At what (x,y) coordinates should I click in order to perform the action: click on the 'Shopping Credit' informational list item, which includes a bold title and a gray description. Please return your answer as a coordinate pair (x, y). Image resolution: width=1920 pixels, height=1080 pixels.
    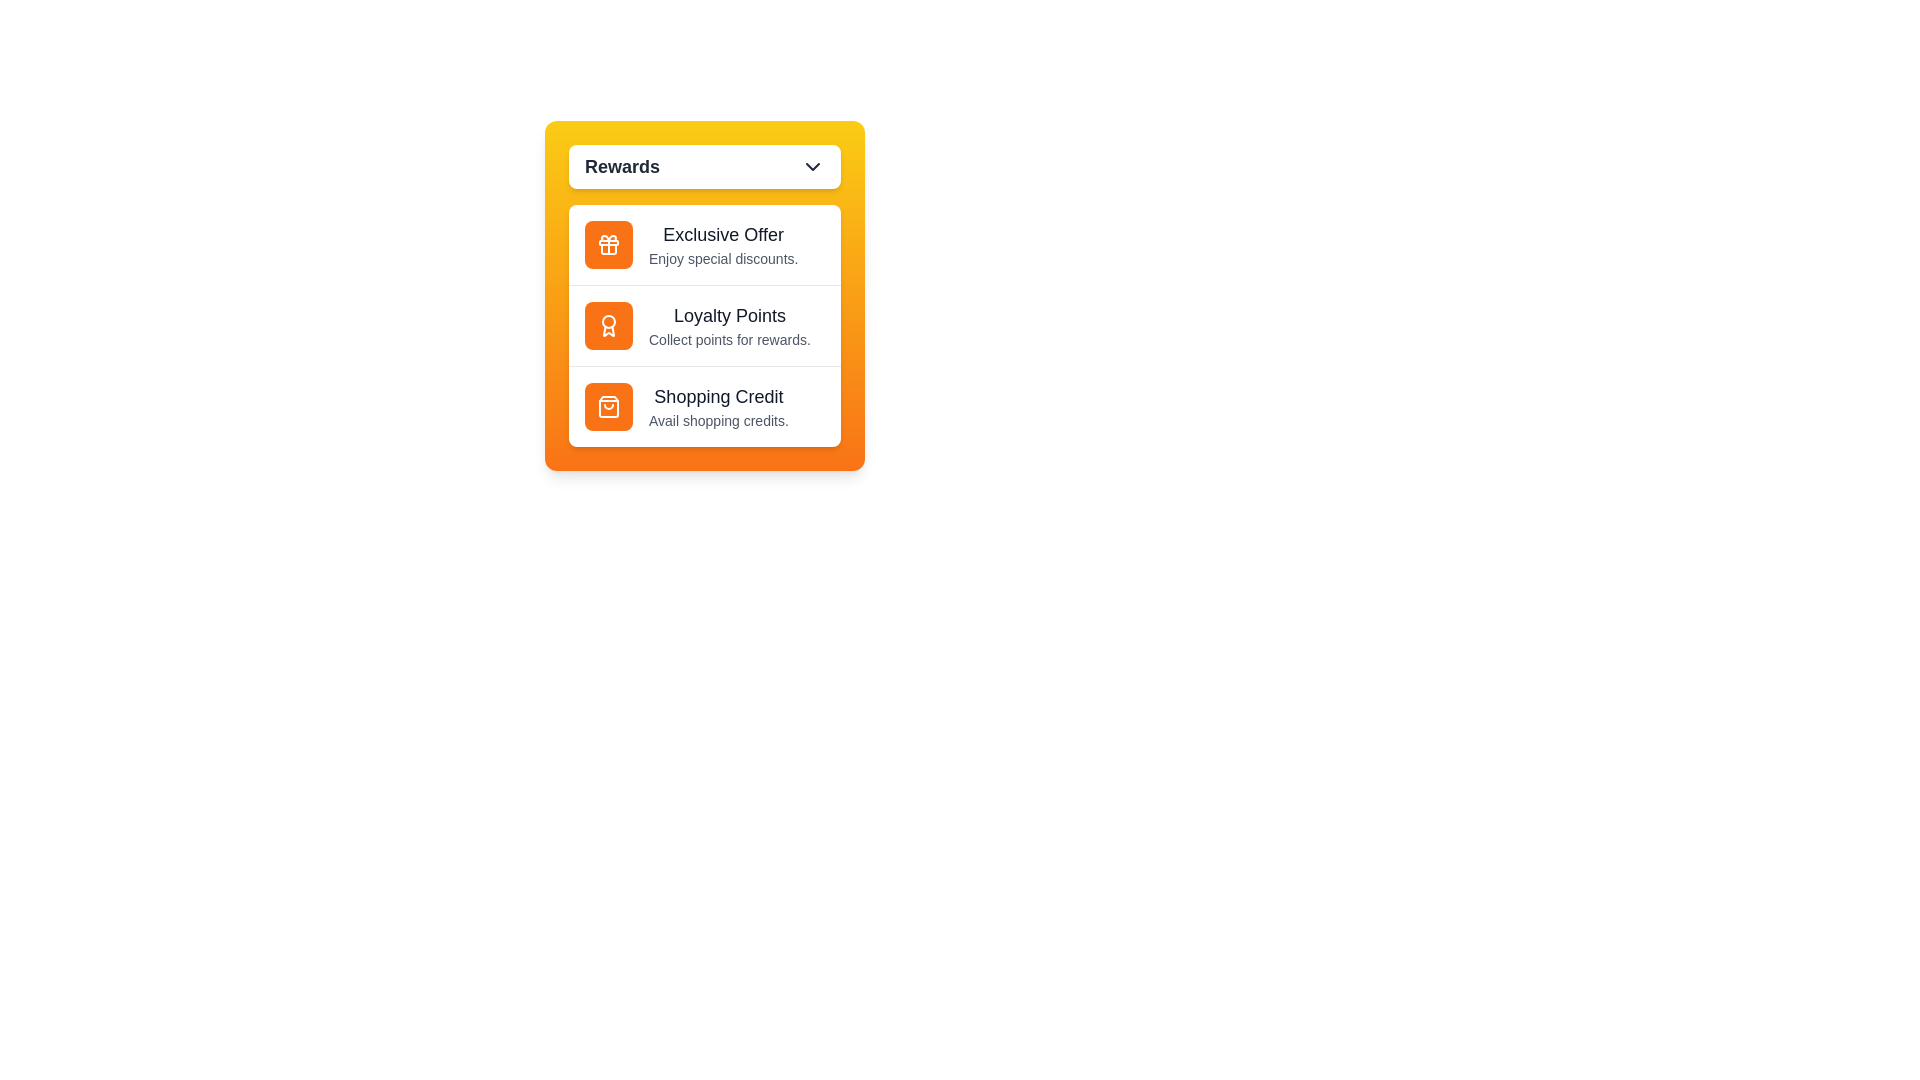
    Looking at the image, I should click on (718, 406).